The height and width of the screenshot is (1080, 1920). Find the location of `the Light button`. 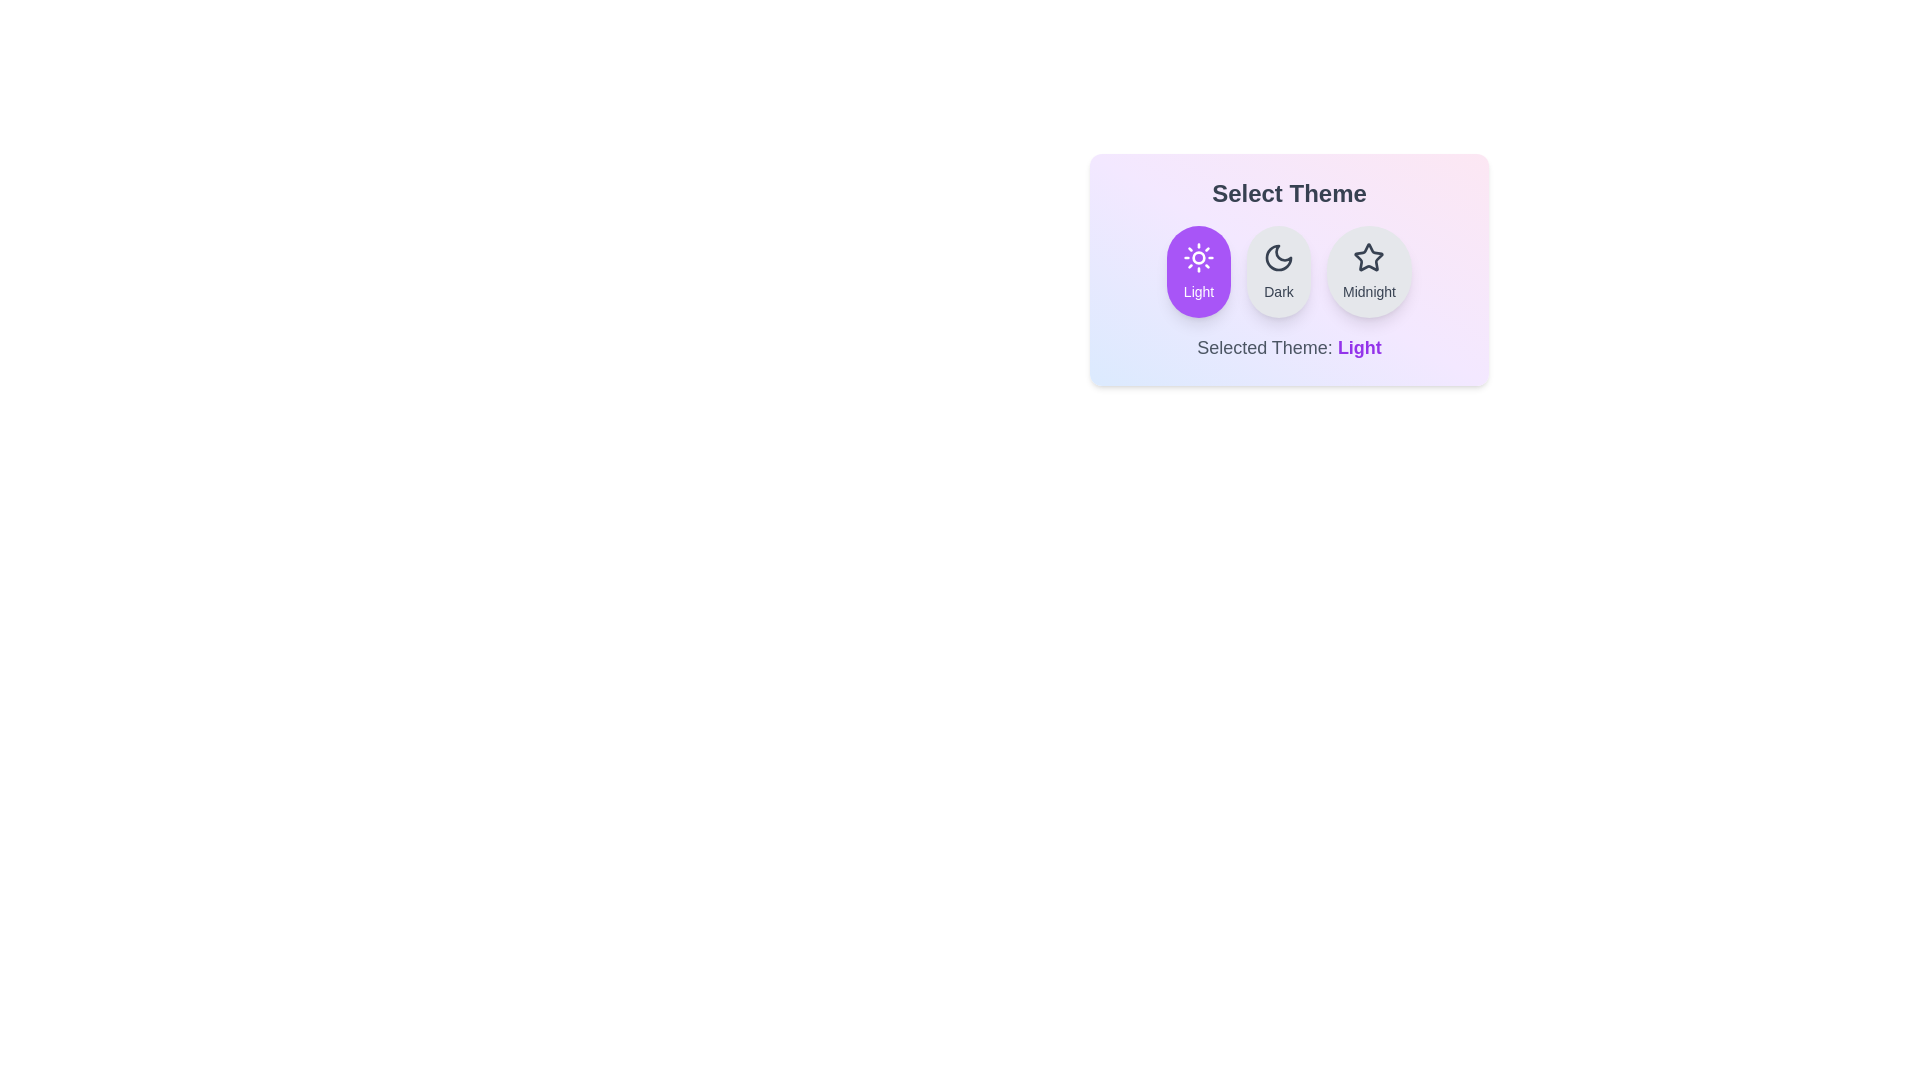

the Light button is located at coordinates (1199, 272).